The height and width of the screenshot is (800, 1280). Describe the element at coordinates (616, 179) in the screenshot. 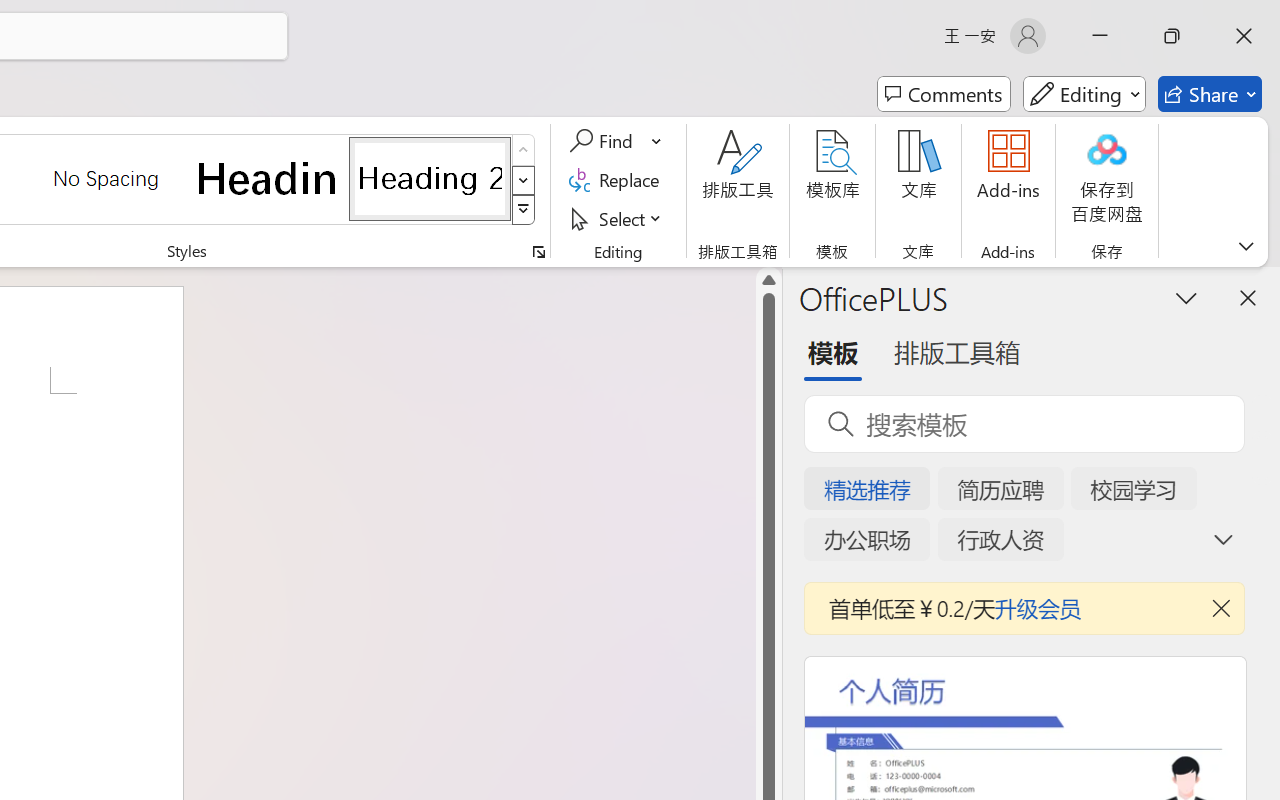

I see `'Replace...'` at that location.